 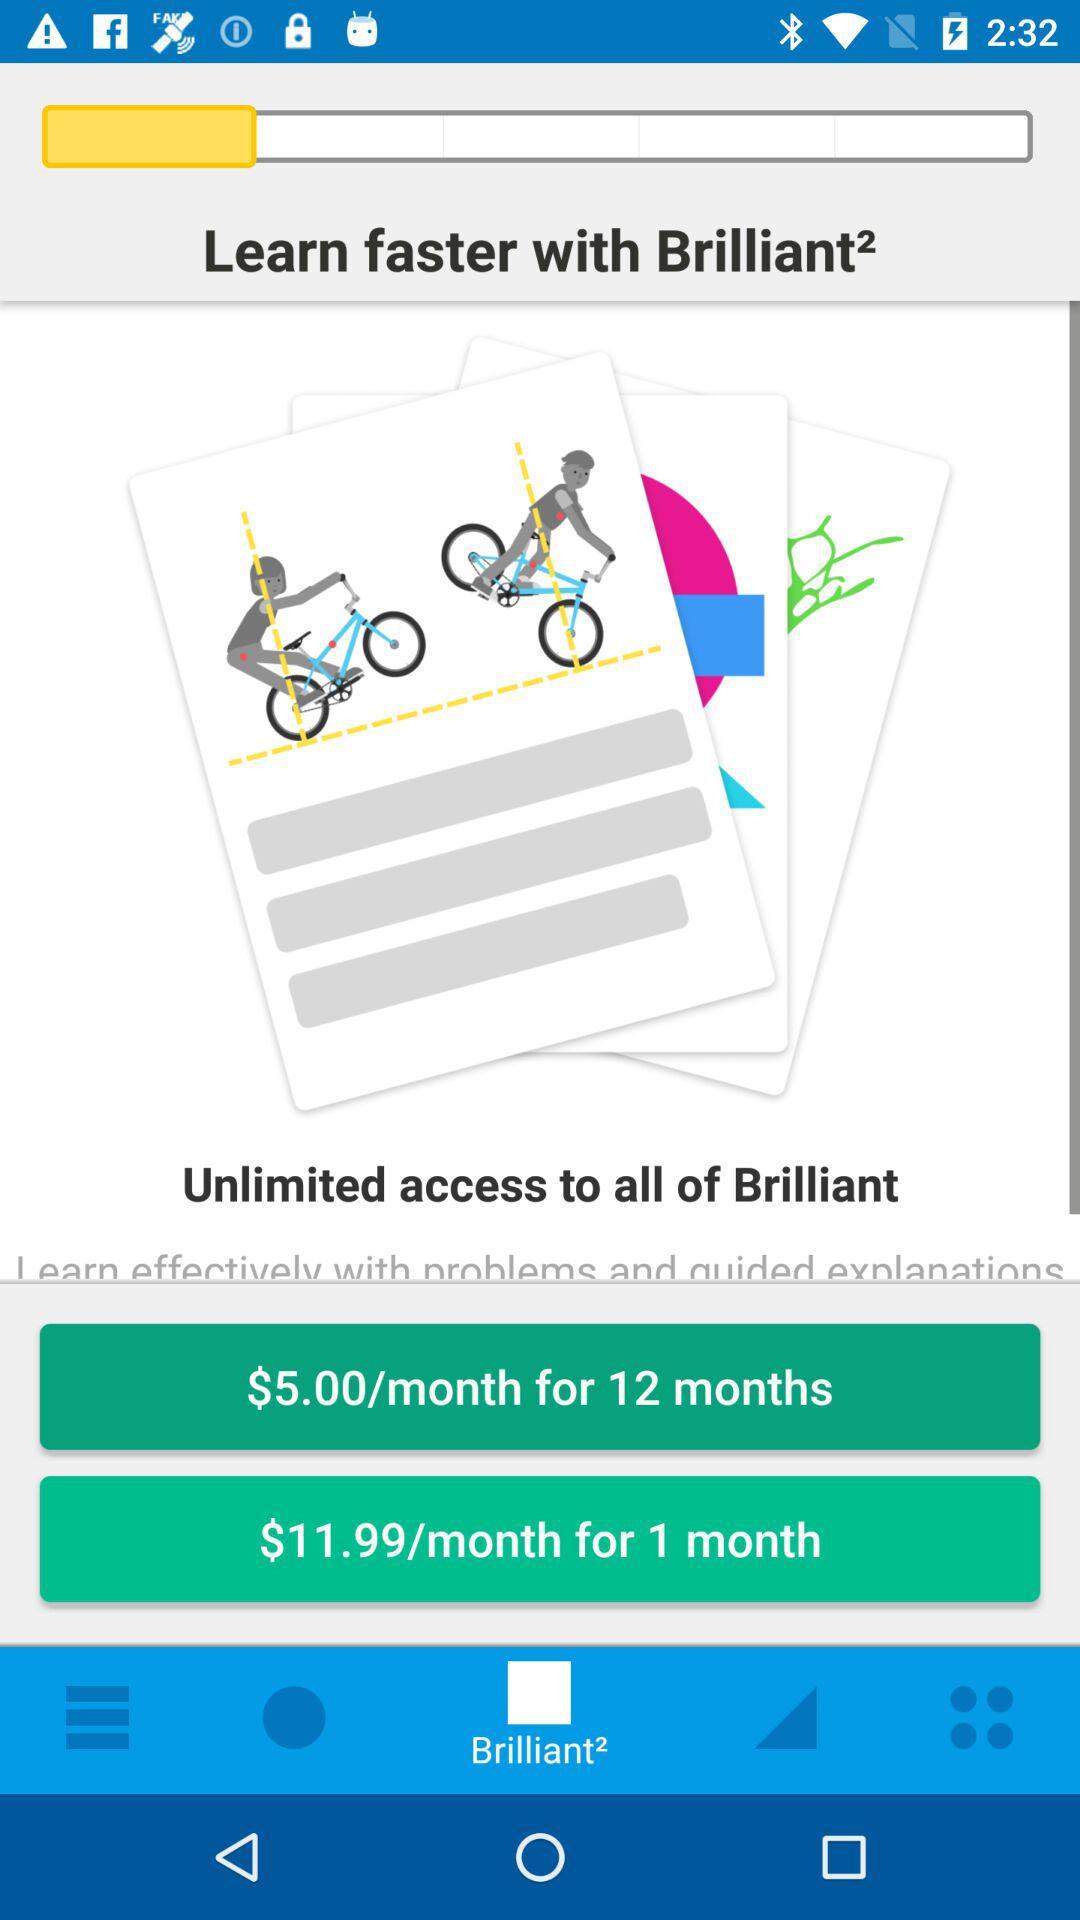 I want to click on the first icon from the right, so click(x=980, y=1716).